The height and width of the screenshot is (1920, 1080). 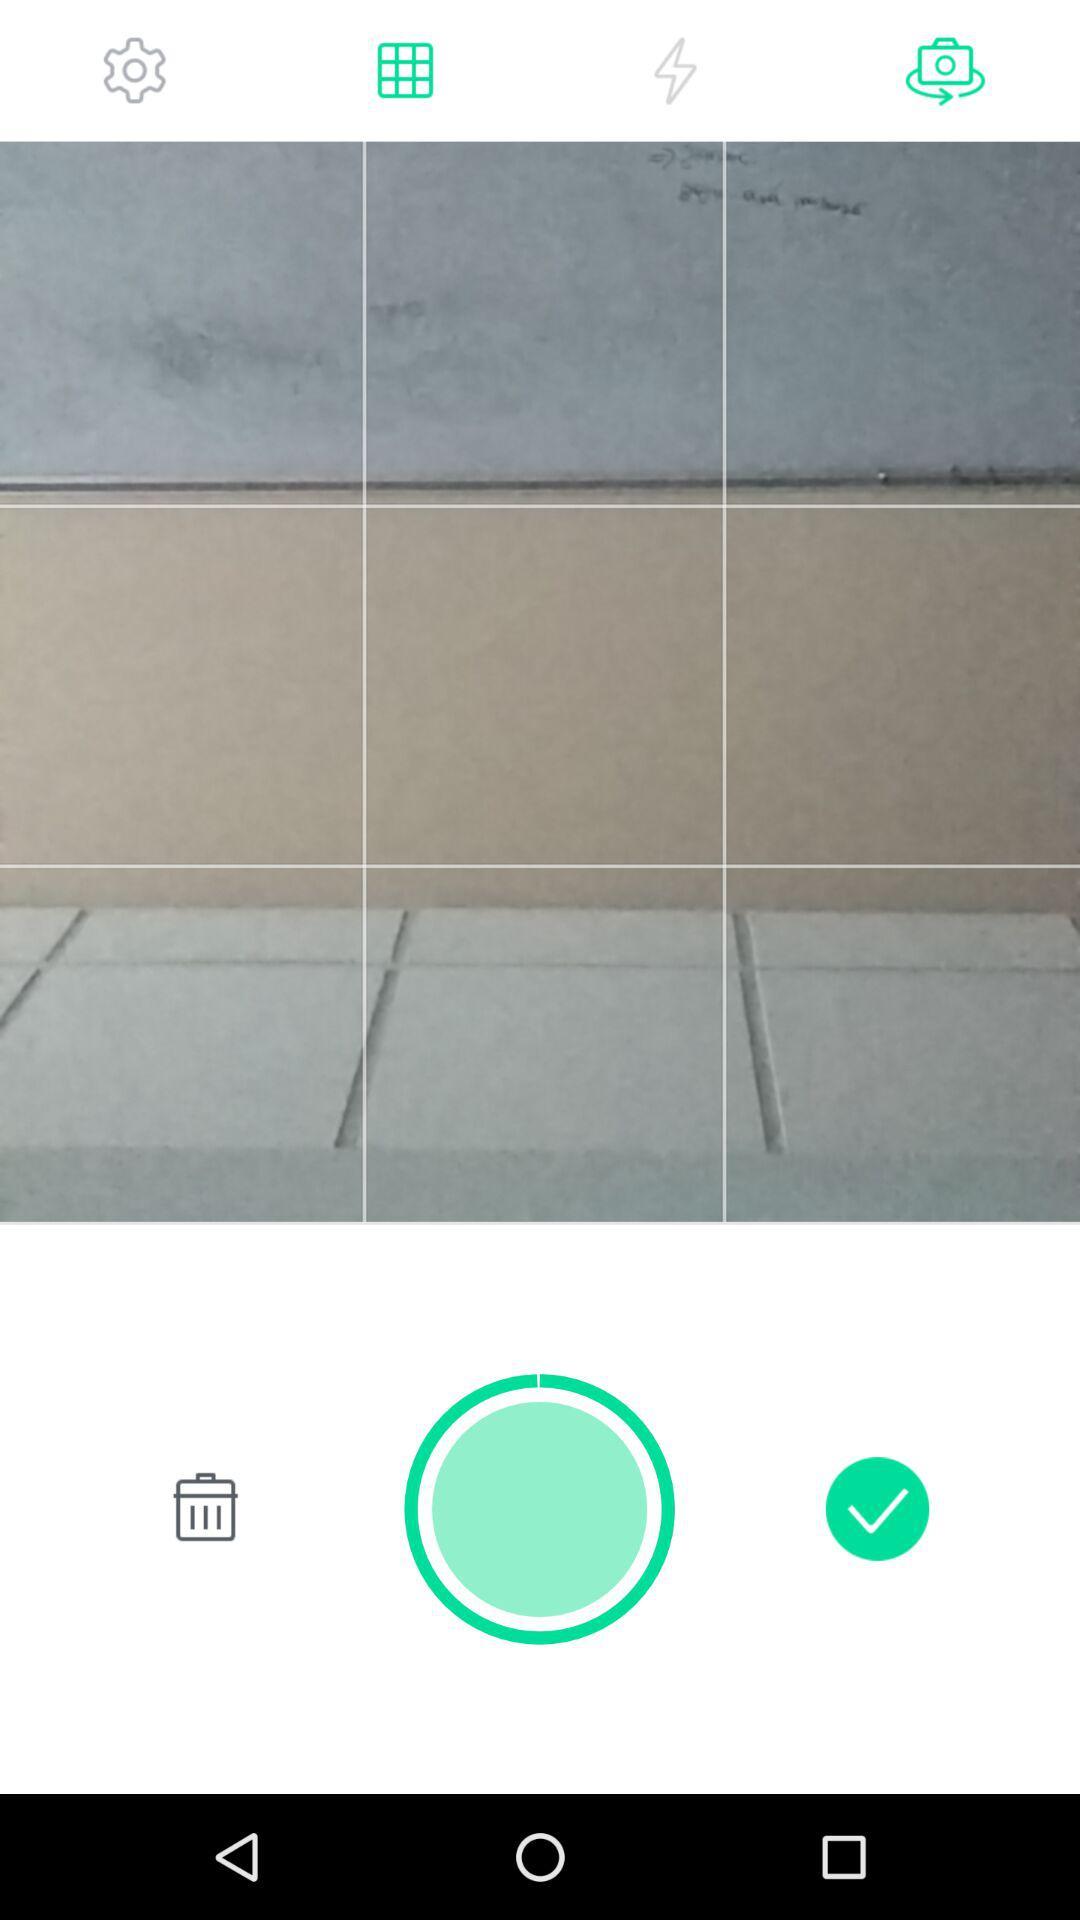 I want to click on to show grid, so click(x=405, y=70).